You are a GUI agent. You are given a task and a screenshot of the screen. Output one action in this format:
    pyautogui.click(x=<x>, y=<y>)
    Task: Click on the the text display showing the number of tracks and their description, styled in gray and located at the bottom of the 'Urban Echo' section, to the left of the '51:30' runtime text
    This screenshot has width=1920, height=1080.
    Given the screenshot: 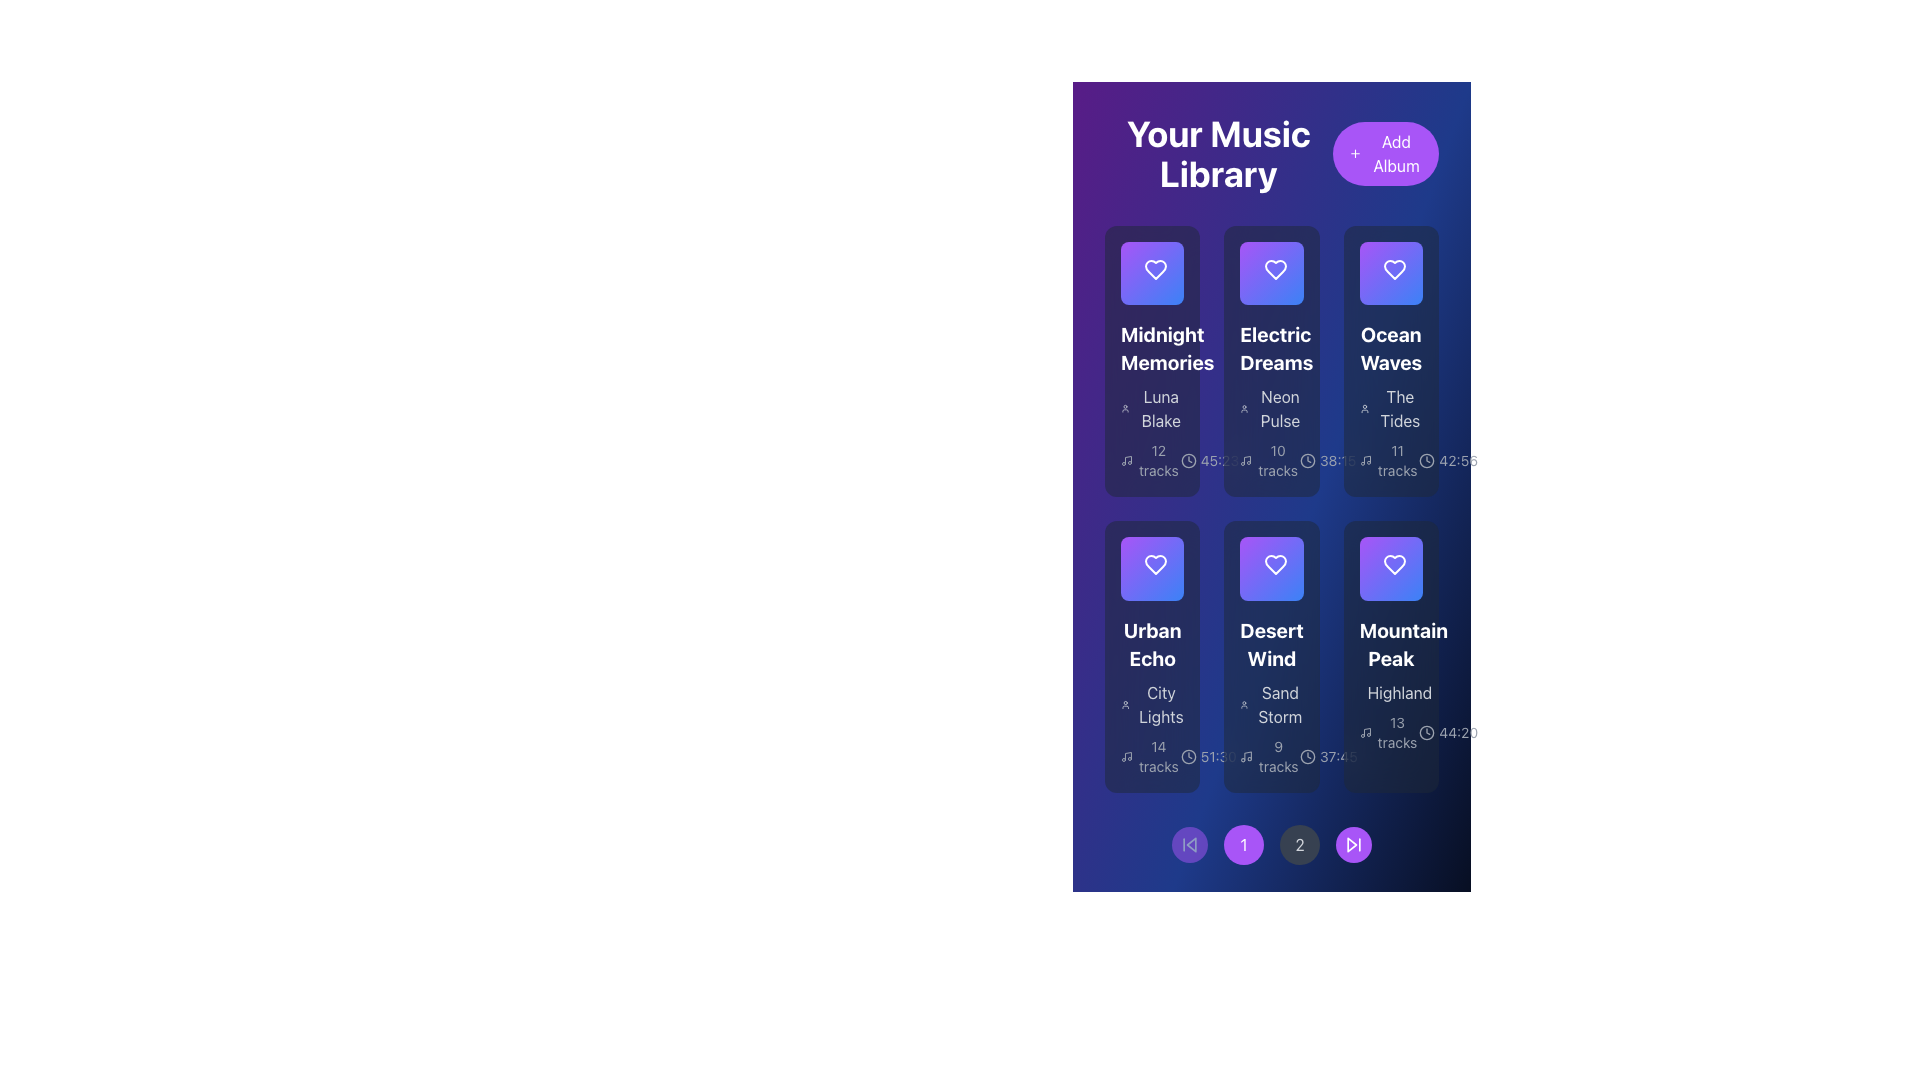 What is the action you would take?
    pyautogui.click(x=1152, y=756)
    